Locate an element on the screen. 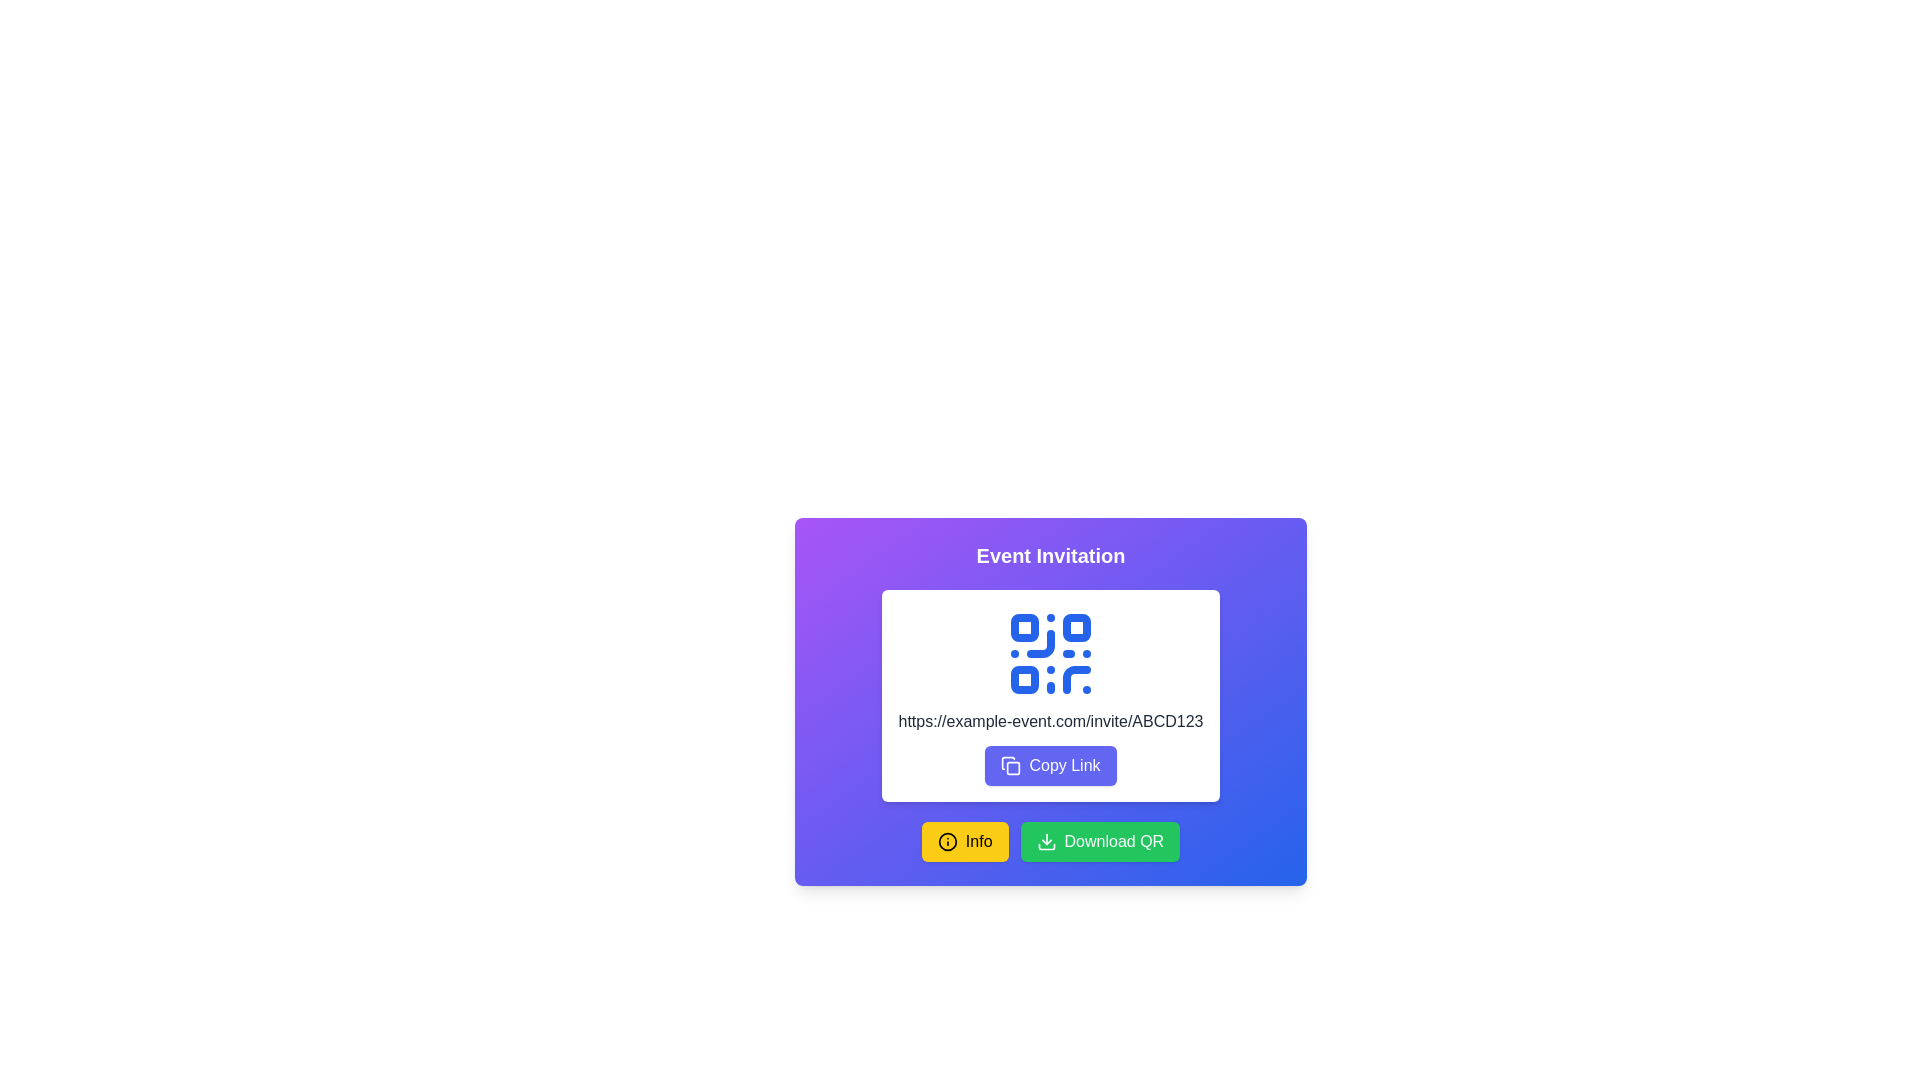 The image size is (1920, 1080). the 'Download QR' button, which is styled with a green background and white text, located at the bottom right corner of the panel, adjacent to the 'Info' button is located at coordinates (1050, 841).